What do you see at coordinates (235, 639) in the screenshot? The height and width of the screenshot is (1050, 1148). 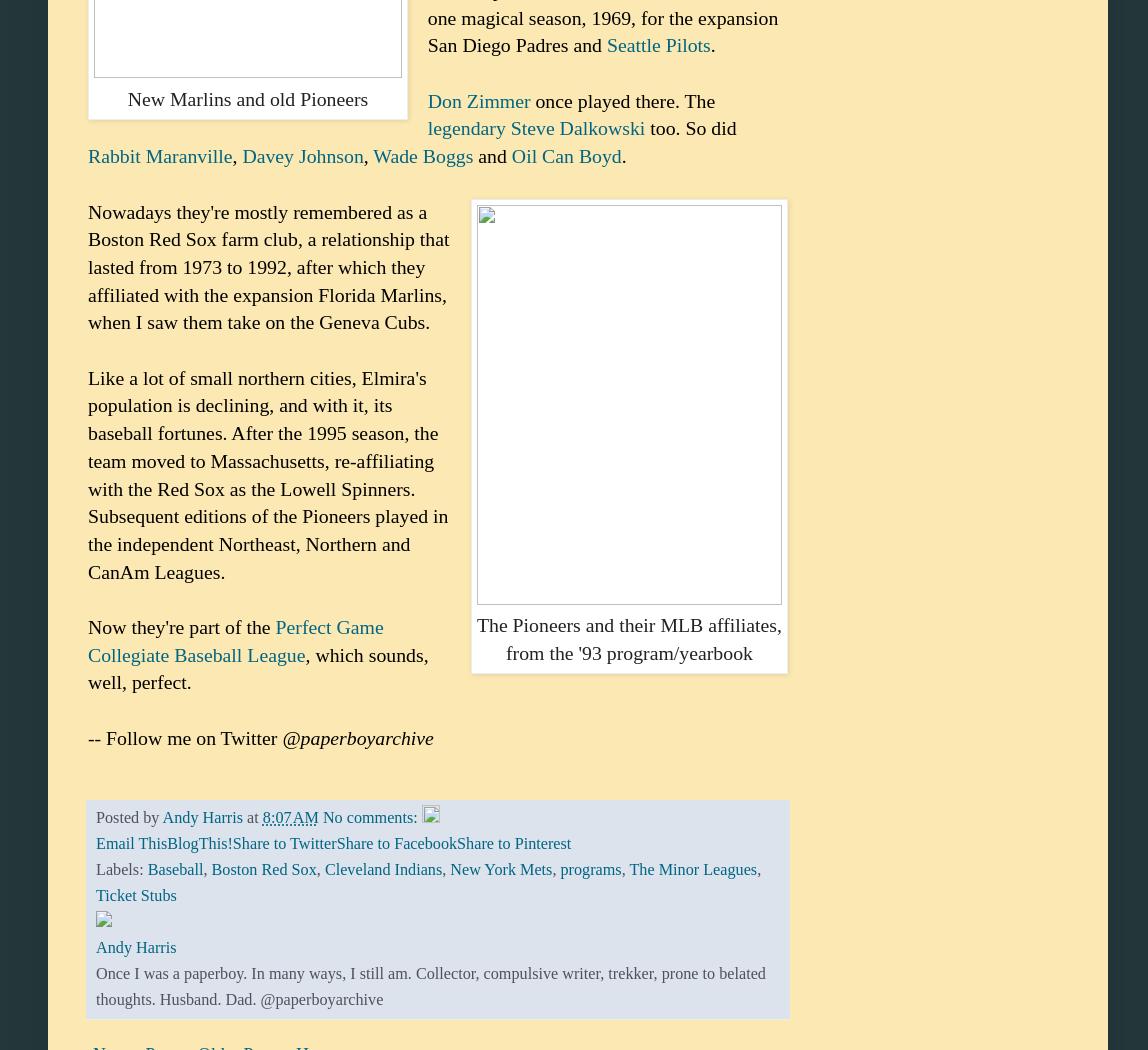 I see `'Perfect Game Collegiate Baseball League'` at bounding box center [235, 639].